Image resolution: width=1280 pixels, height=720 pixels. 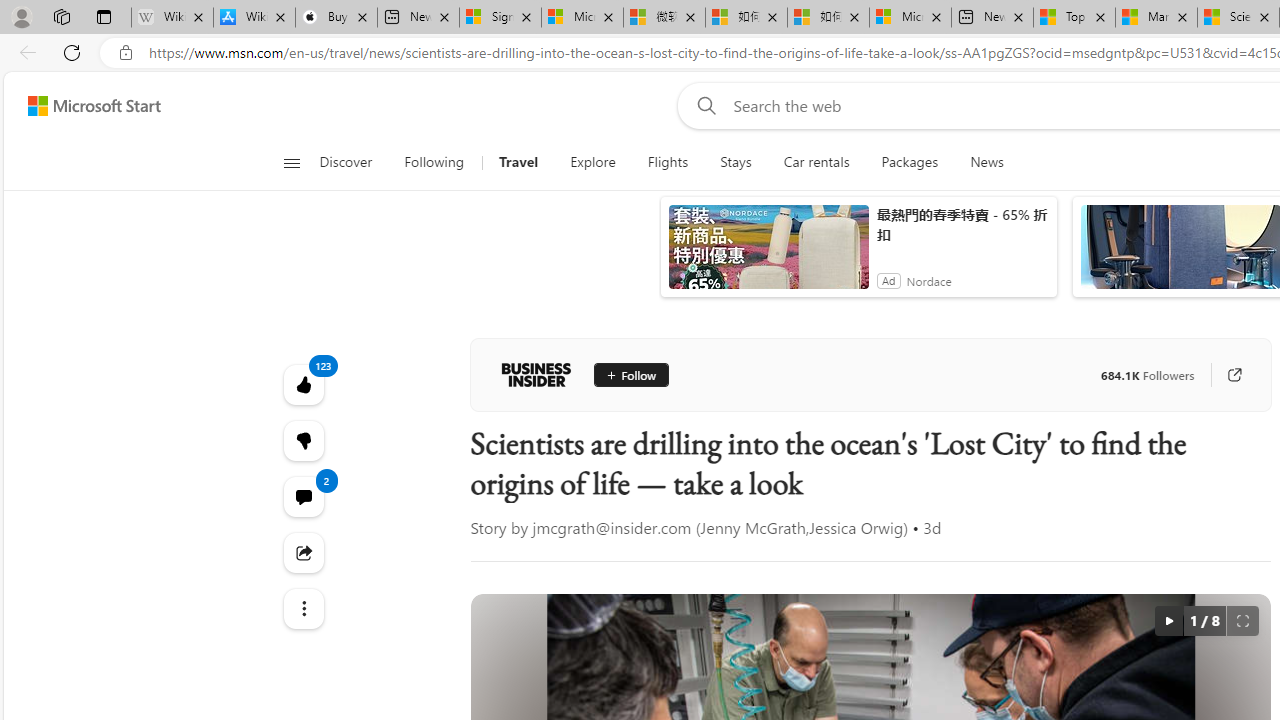 I want to click on 'Explore', so click(x=592, y=162).